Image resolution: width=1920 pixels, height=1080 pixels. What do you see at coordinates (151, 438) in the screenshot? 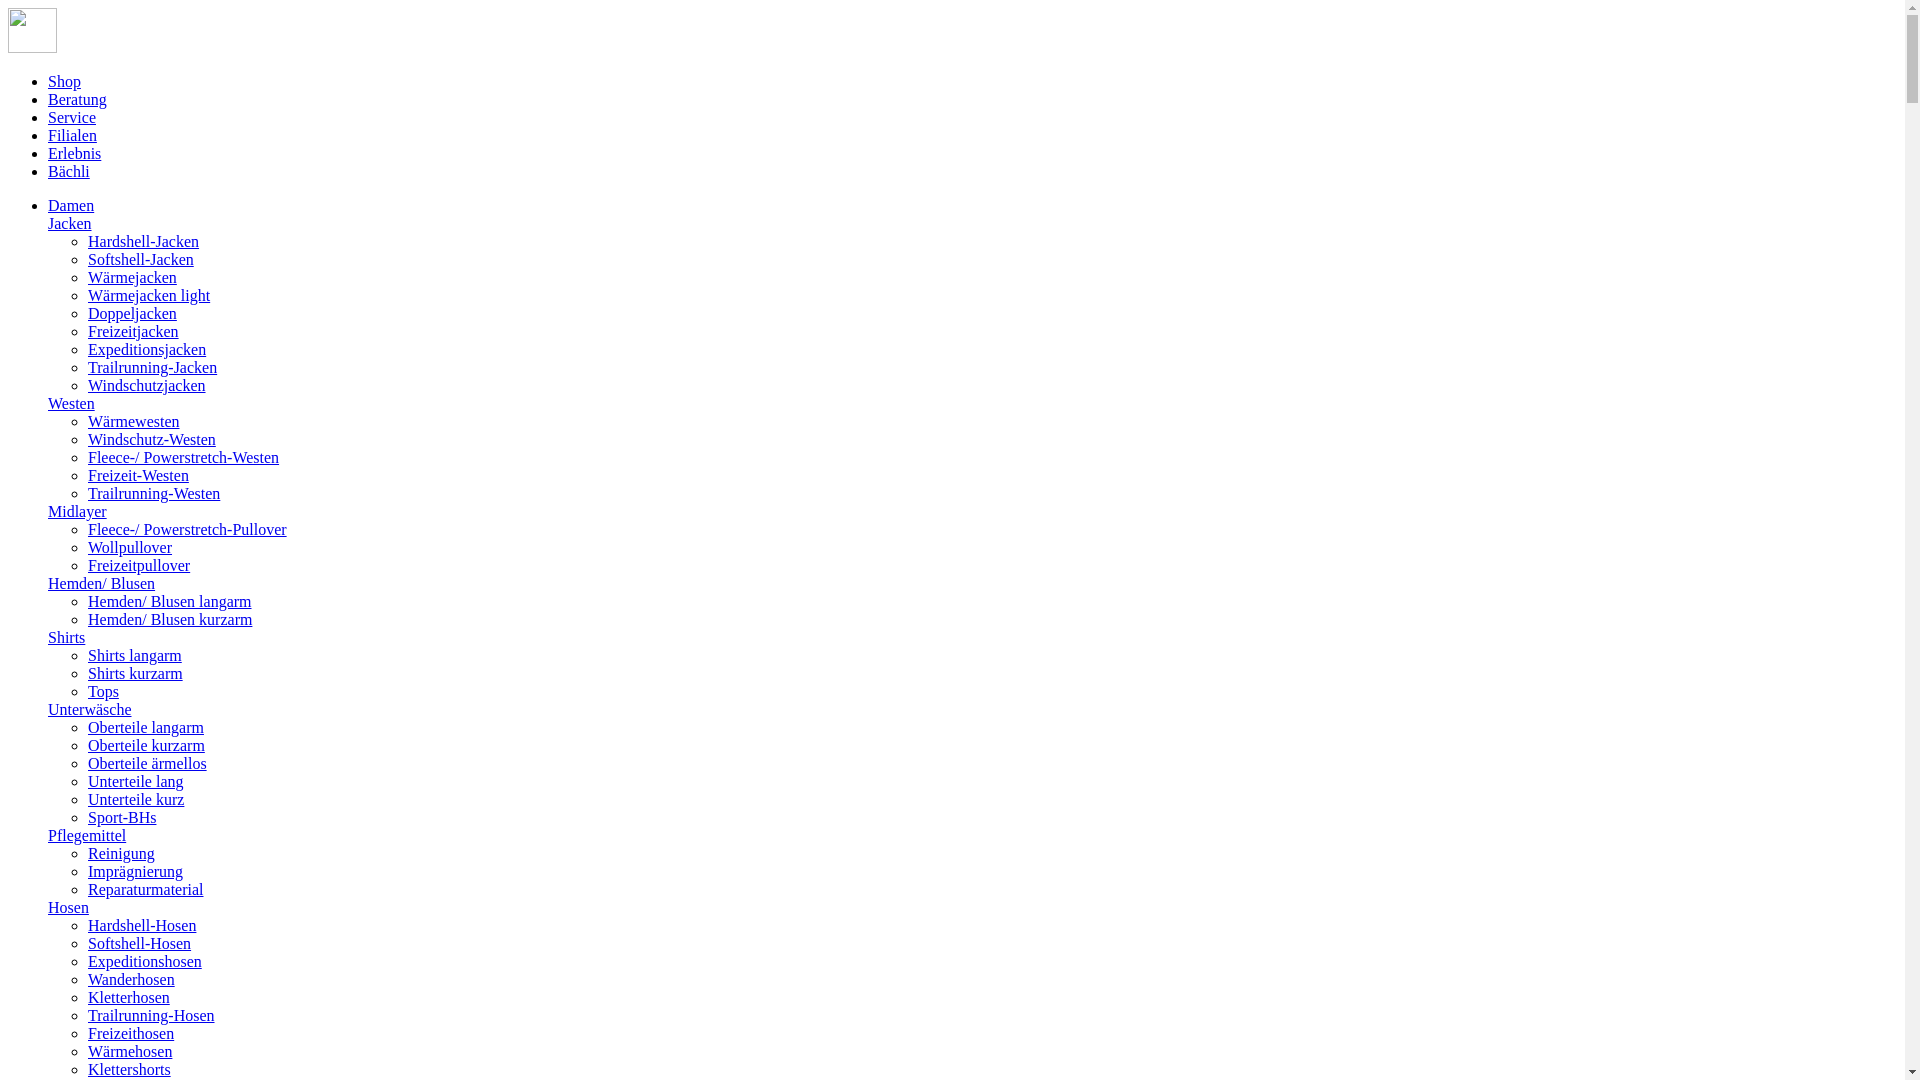
I see `'Windschutz-Westen'` at bounding box center [151, 438].